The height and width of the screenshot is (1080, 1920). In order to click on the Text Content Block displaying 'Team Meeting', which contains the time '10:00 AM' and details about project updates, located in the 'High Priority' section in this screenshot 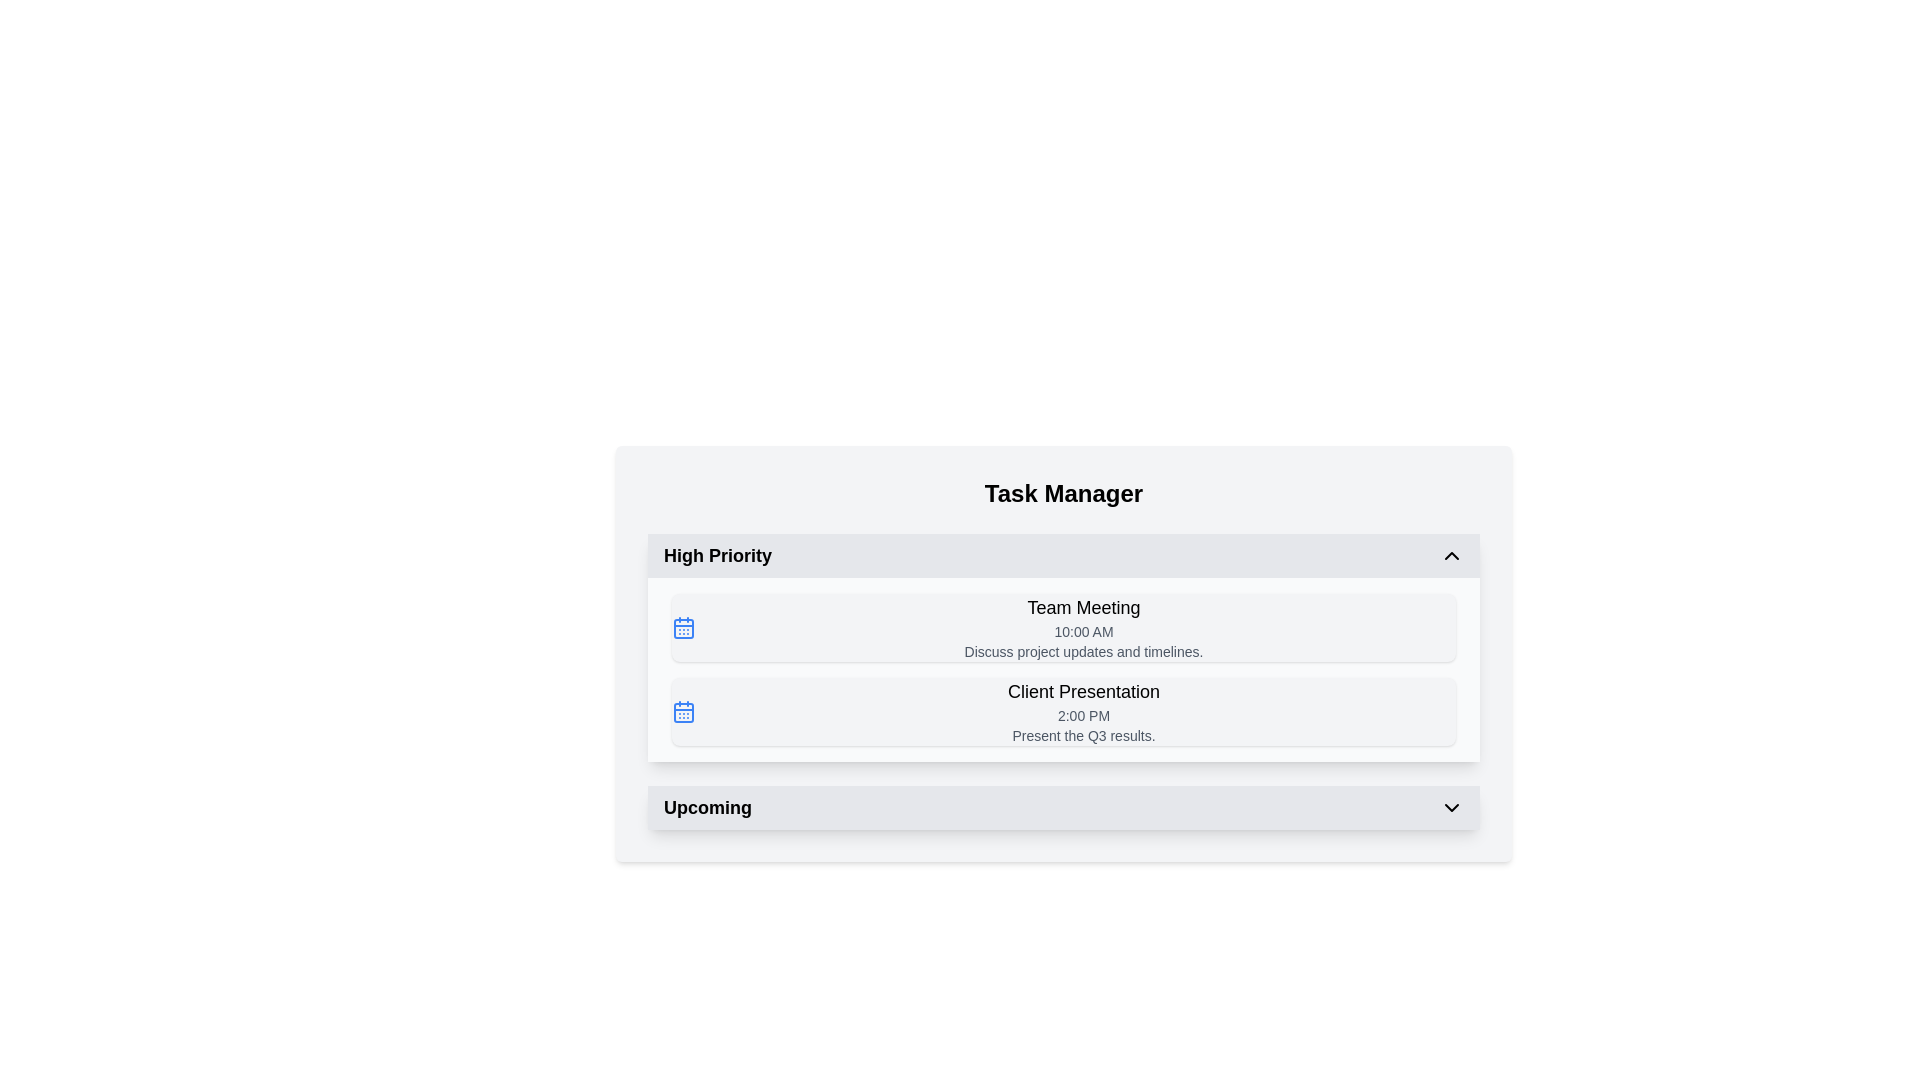, I will do `click(1083, 627)`.